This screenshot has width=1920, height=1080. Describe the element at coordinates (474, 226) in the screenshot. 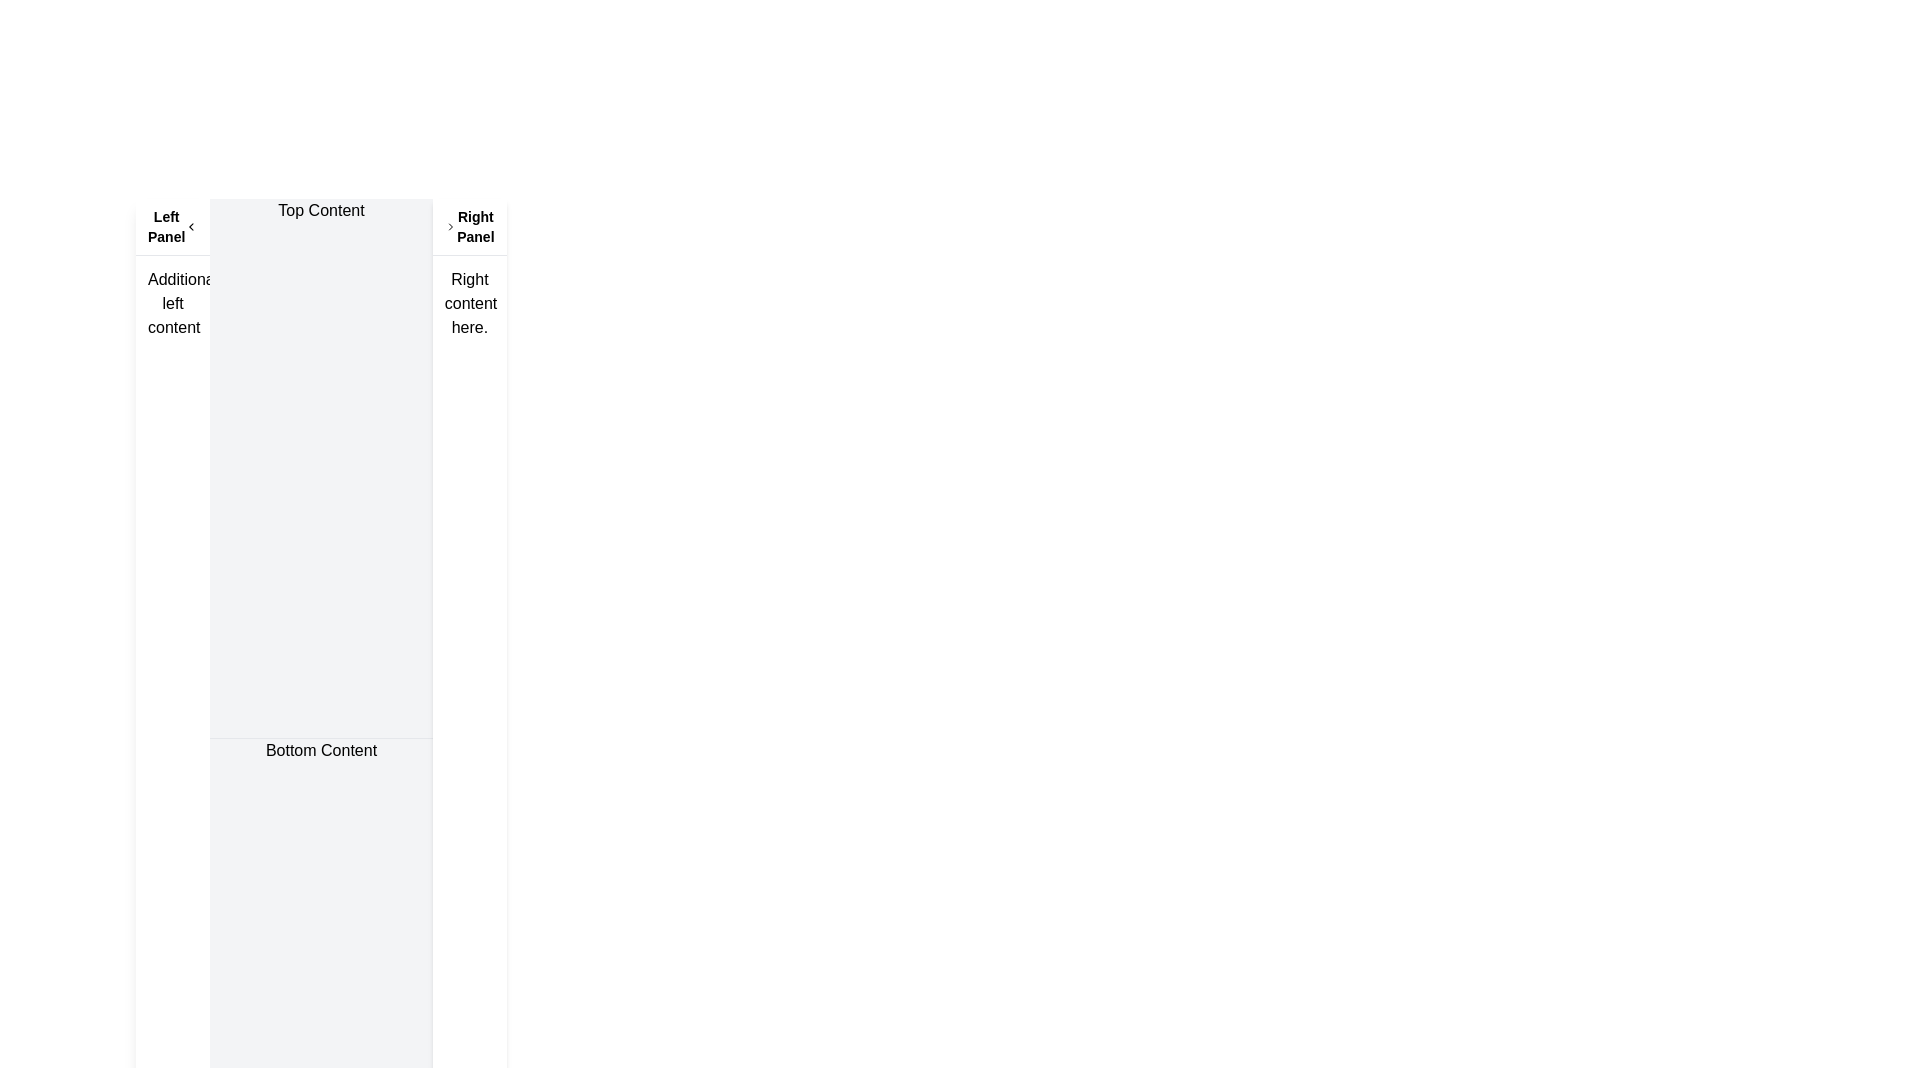

I see `the static text element labeled 'Right Panel', which is styled in bold, smaller black font and located next to a chevron icon in a right-aligned panel` at that location.